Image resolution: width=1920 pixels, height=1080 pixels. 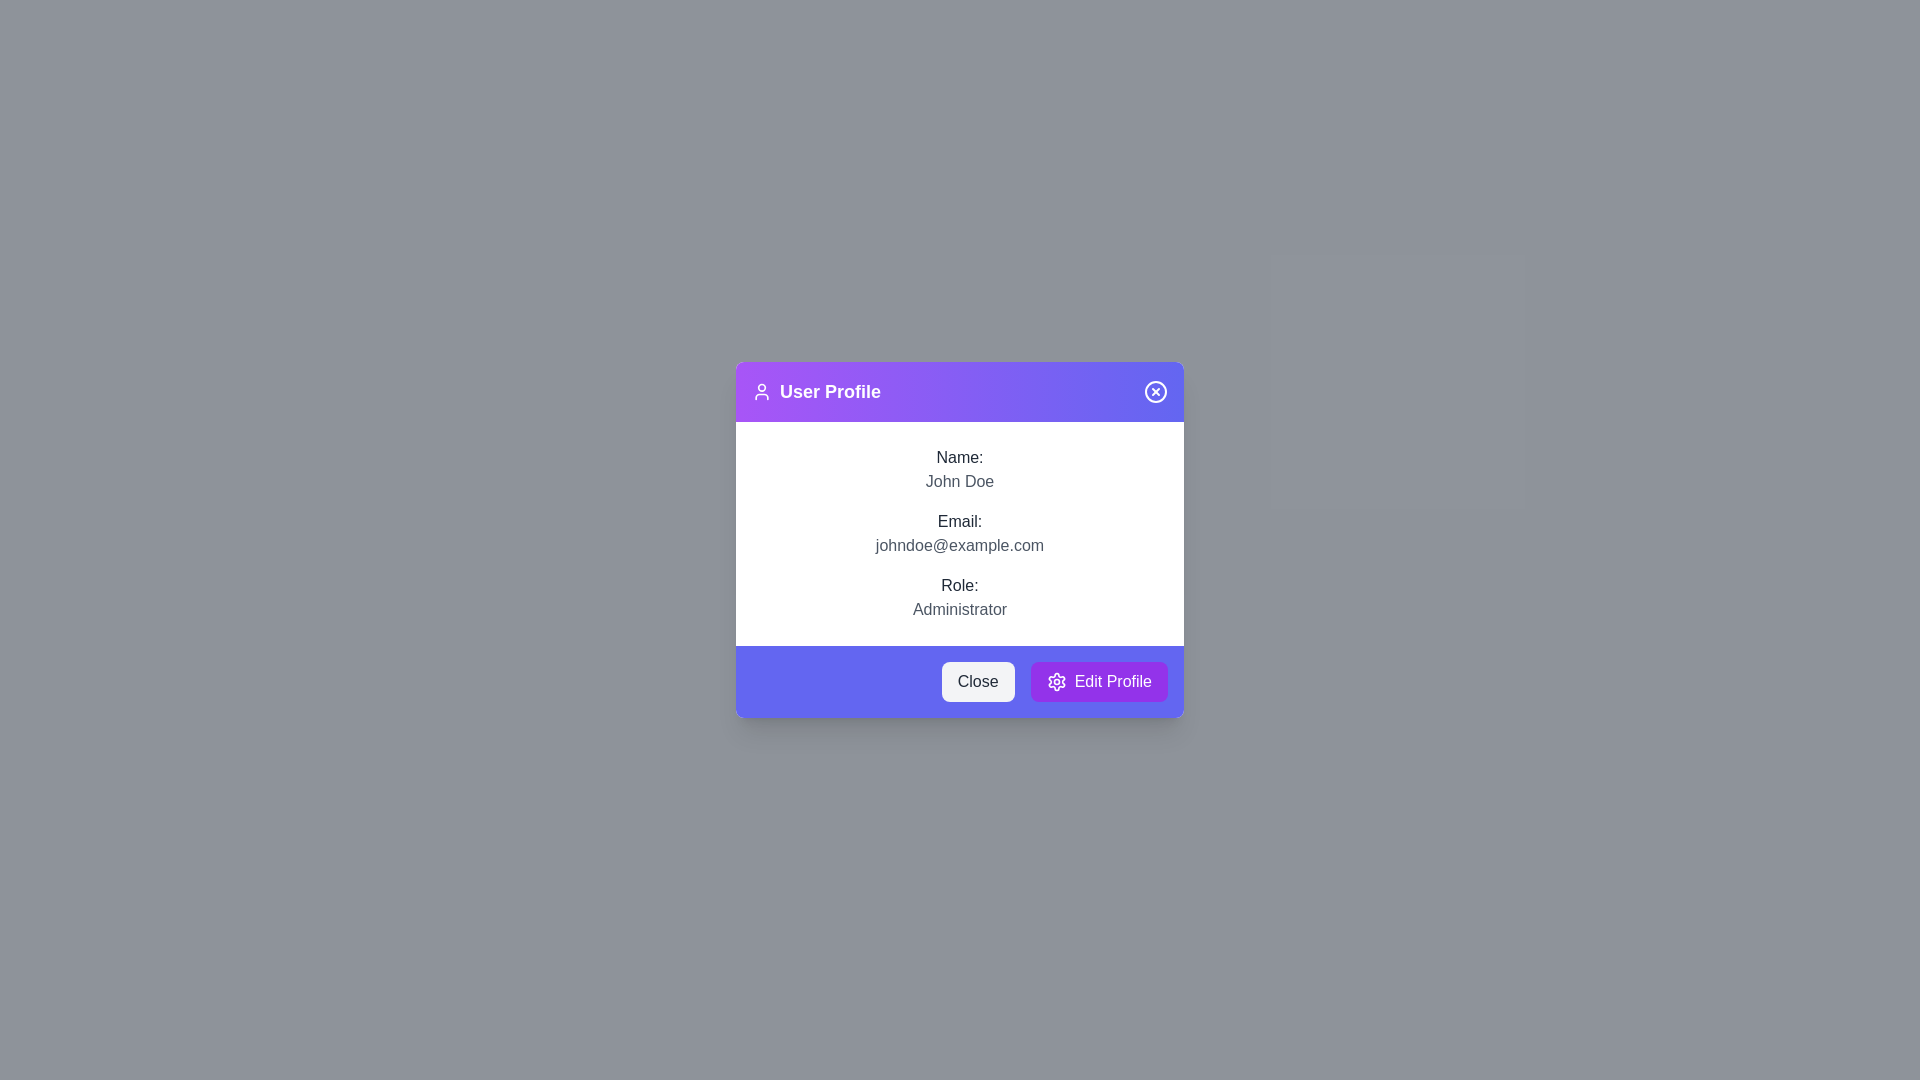 I want to click on the 'Edit Profile' button with rounded edges and a vibrant purple background located at the bottom-right corner of the modal dialog box, so click(x=1098, y=681).